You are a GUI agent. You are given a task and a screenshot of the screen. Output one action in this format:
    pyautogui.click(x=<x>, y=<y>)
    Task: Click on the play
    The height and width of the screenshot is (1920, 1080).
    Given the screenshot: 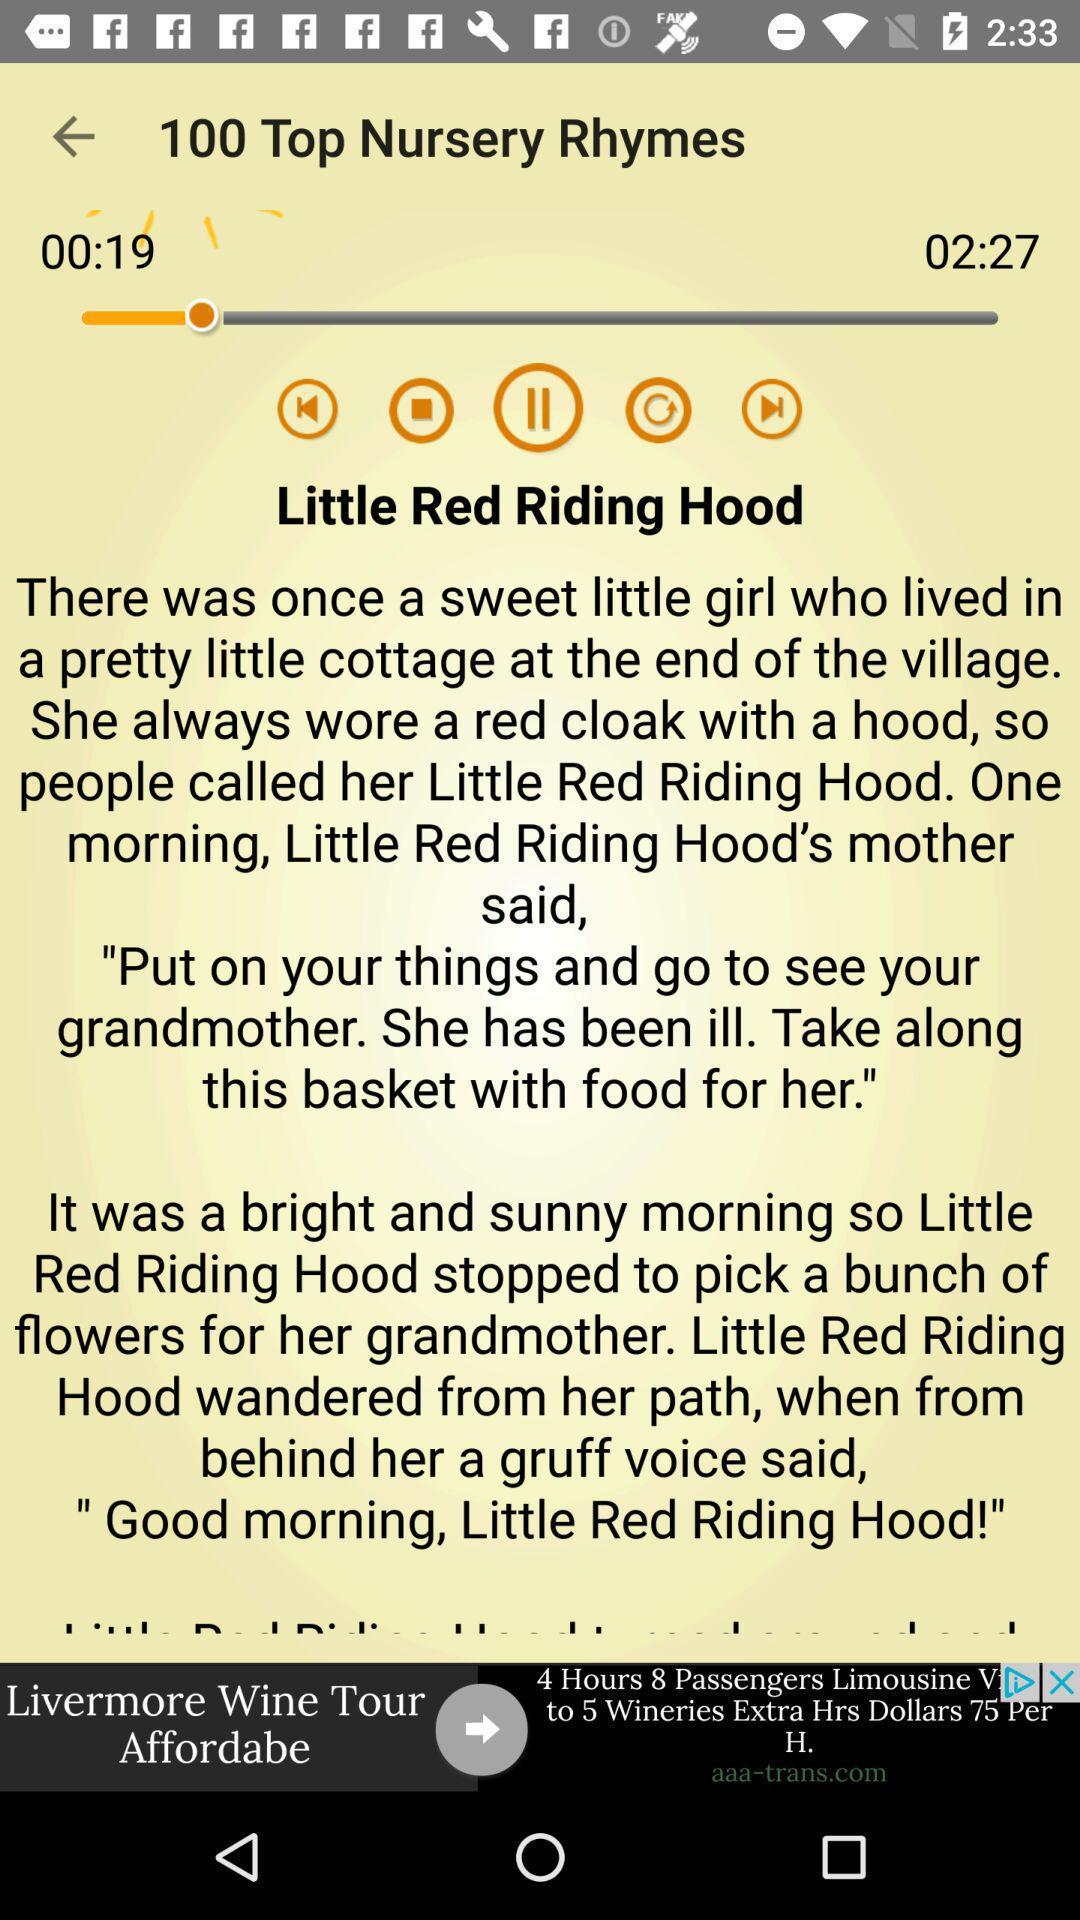 What is the action you would take?
    pyautogui.click(x=771, y=409)
    